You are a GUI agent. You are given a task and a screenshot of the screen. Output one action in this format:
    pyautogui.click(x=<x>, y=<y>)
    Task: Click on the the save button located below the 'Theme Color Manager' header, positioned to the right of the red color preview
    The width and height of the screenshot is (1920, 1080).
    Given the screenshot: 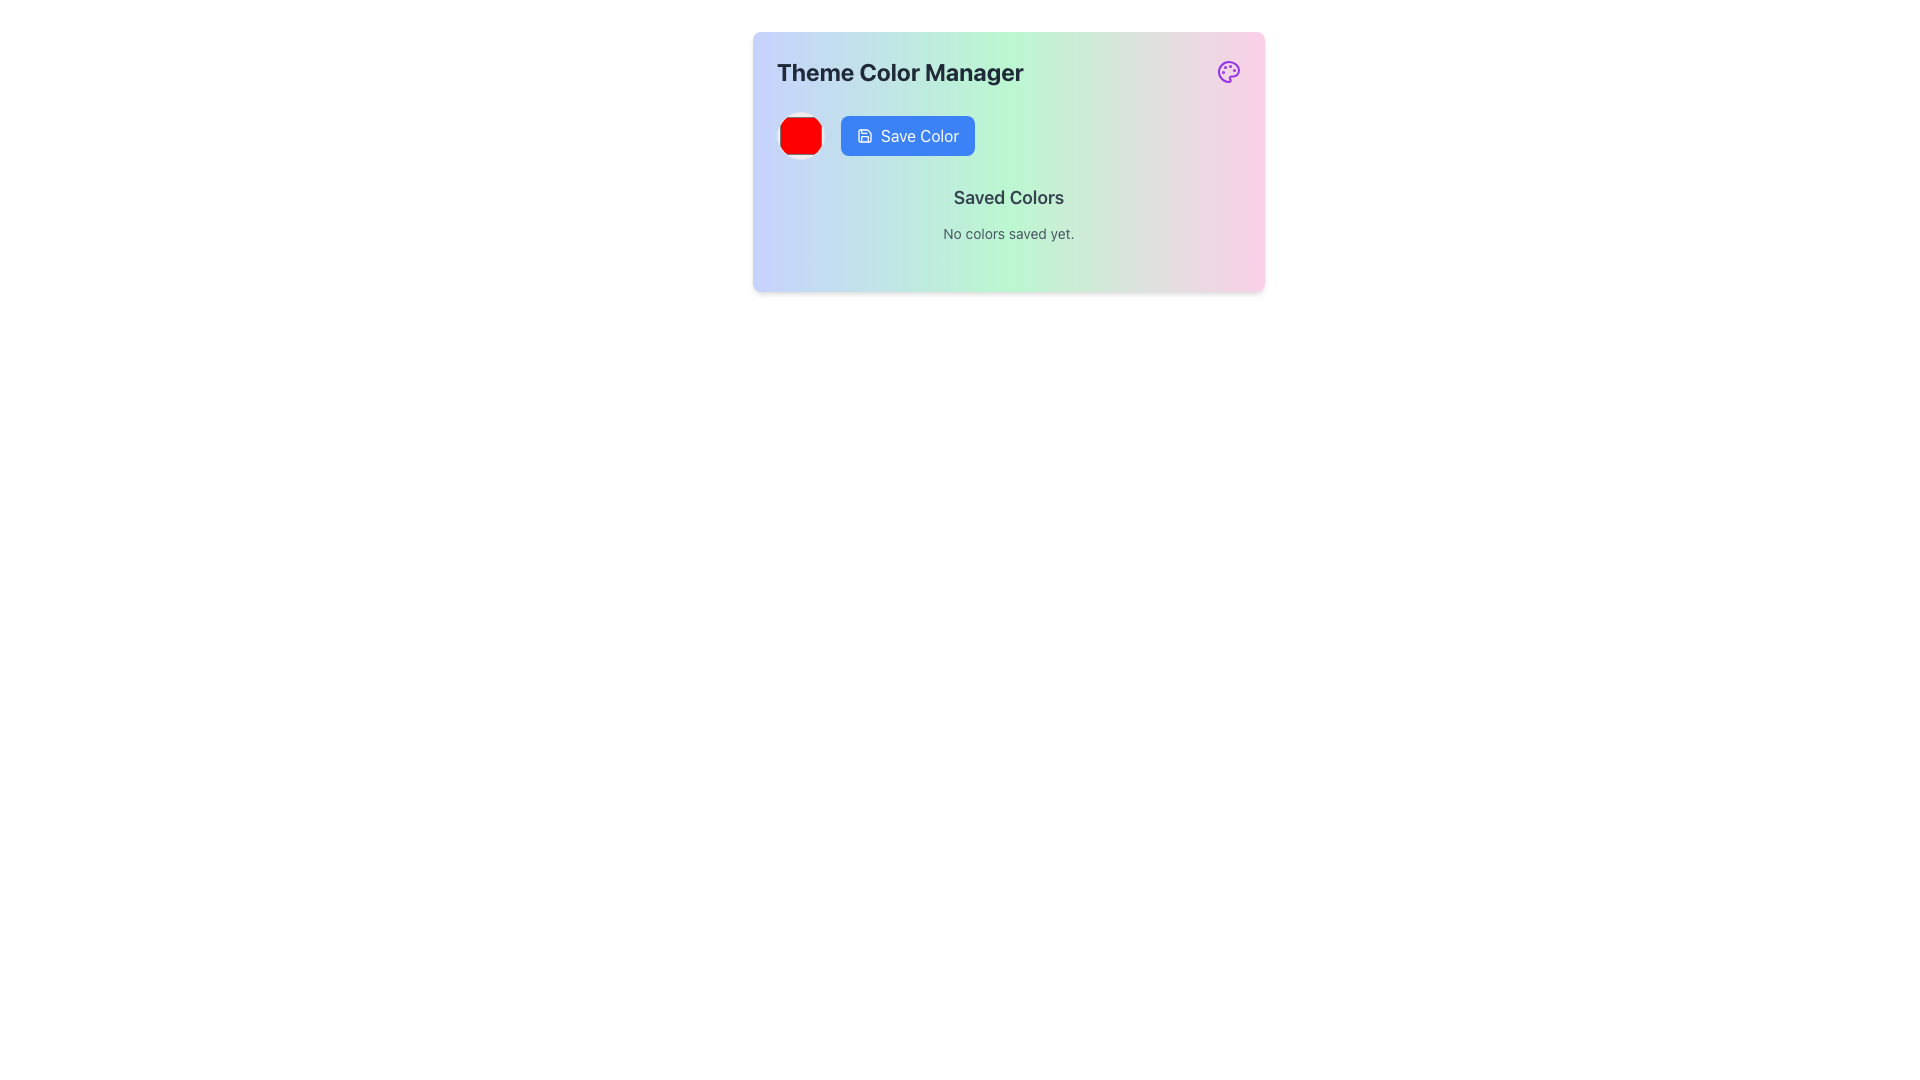 What is the action you would take?
    pyautogui.click(x=1008, y=135)
    